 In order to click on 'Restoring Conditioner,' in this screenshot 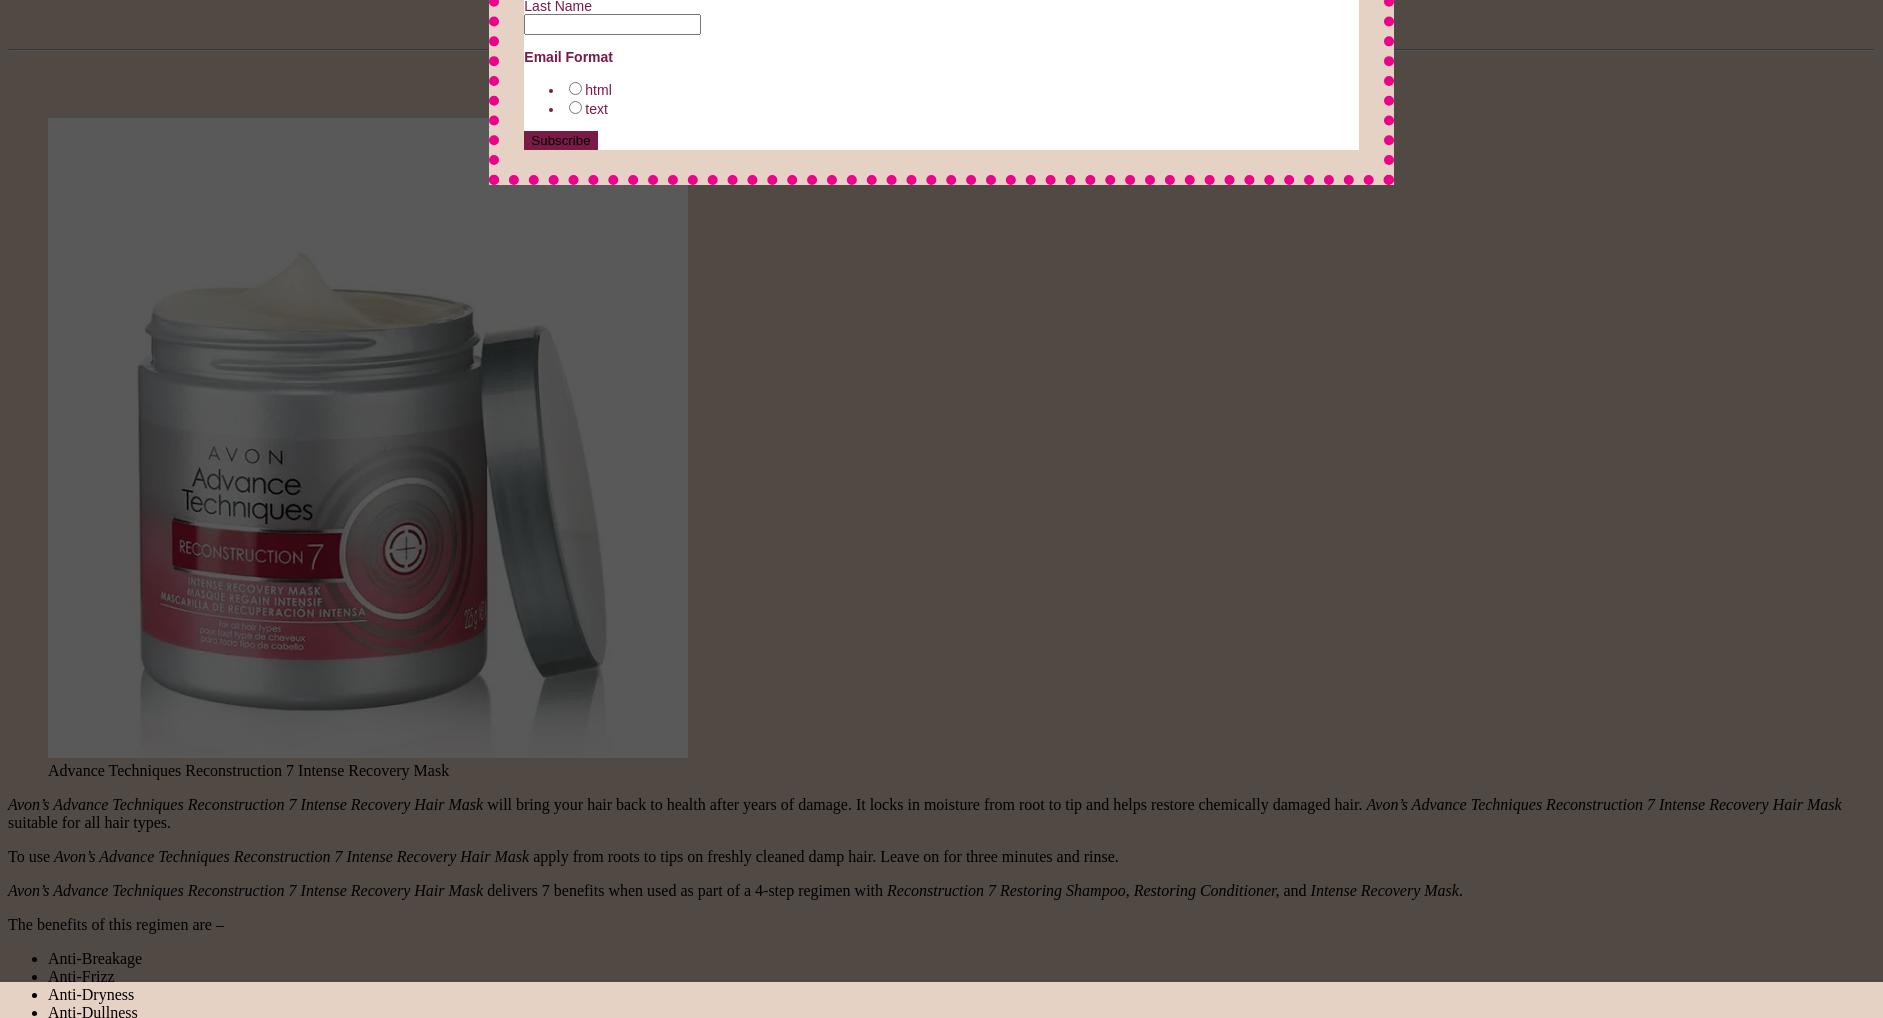, I will do `click(1132, 889)`.